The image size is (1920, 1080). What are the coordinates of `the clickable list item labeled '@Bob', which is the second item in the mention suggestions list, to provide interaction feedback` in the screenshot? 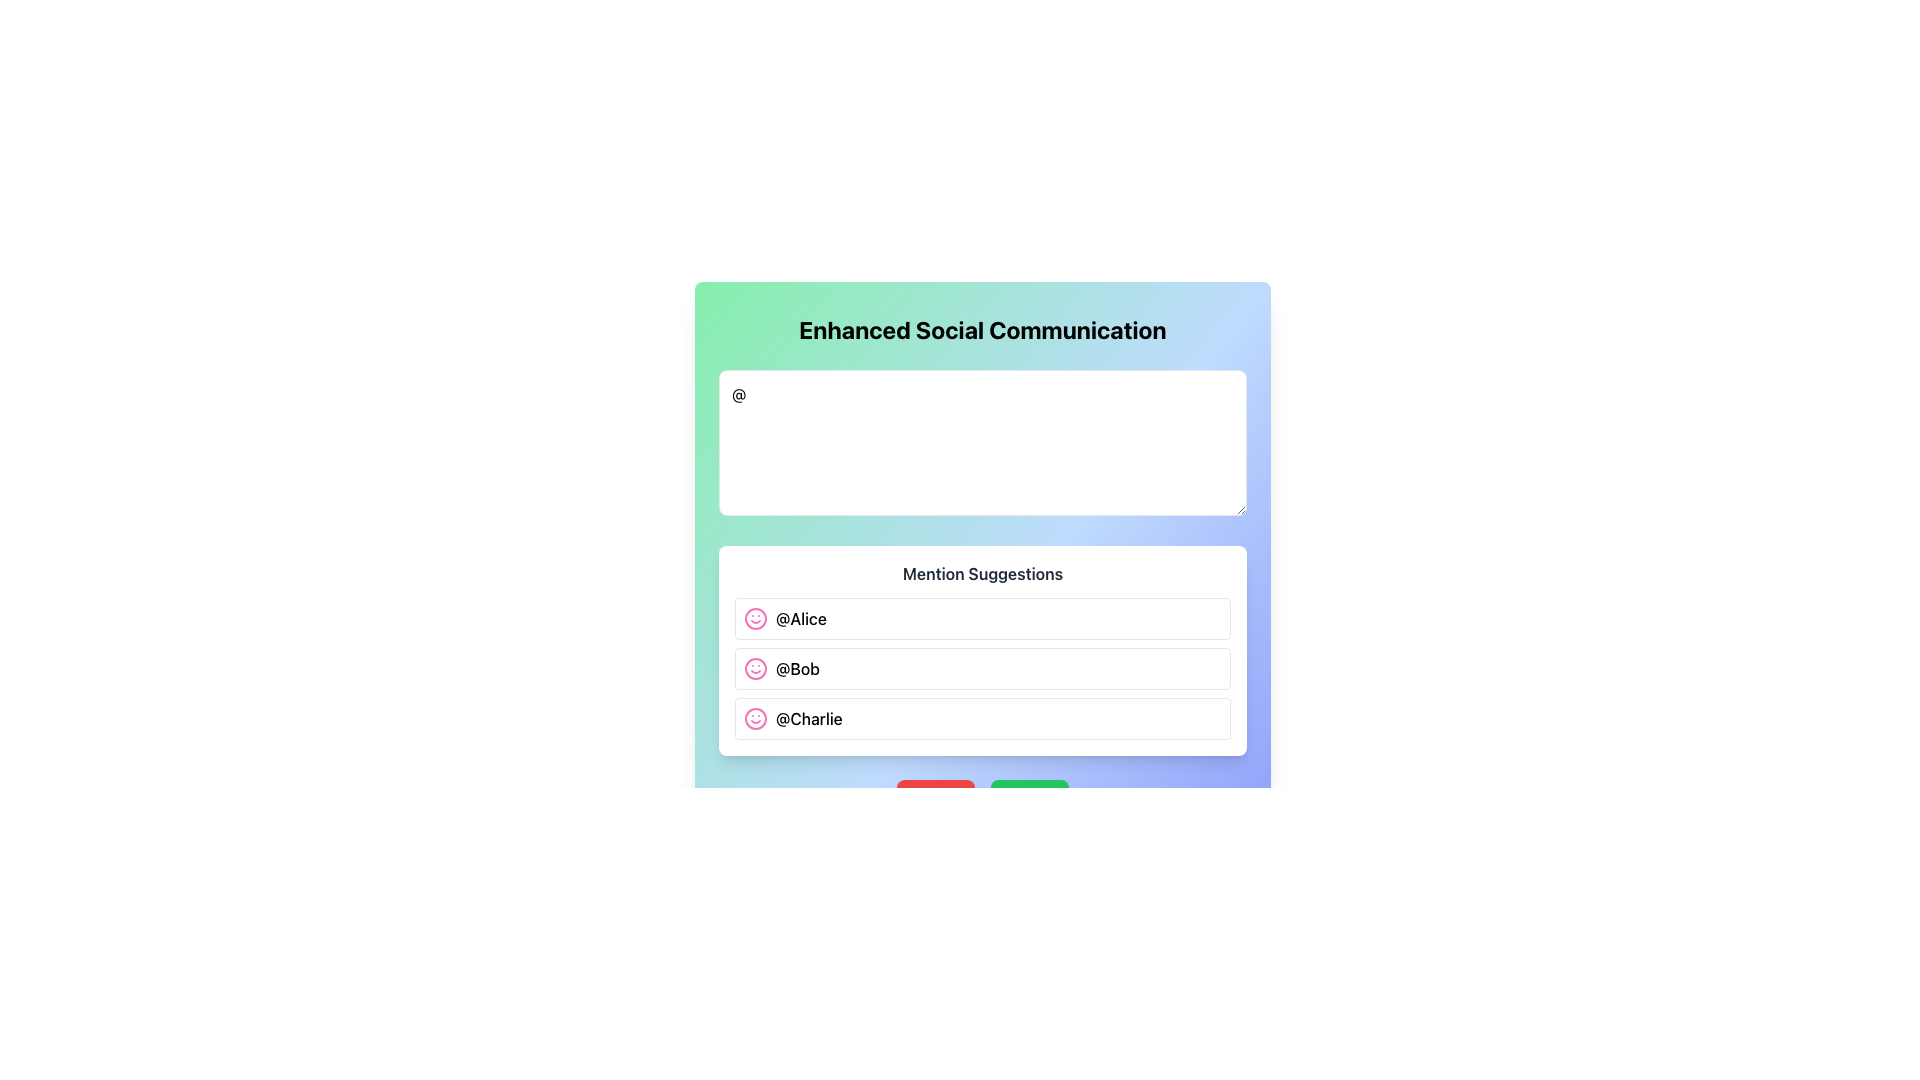 It's located at (983, 668).